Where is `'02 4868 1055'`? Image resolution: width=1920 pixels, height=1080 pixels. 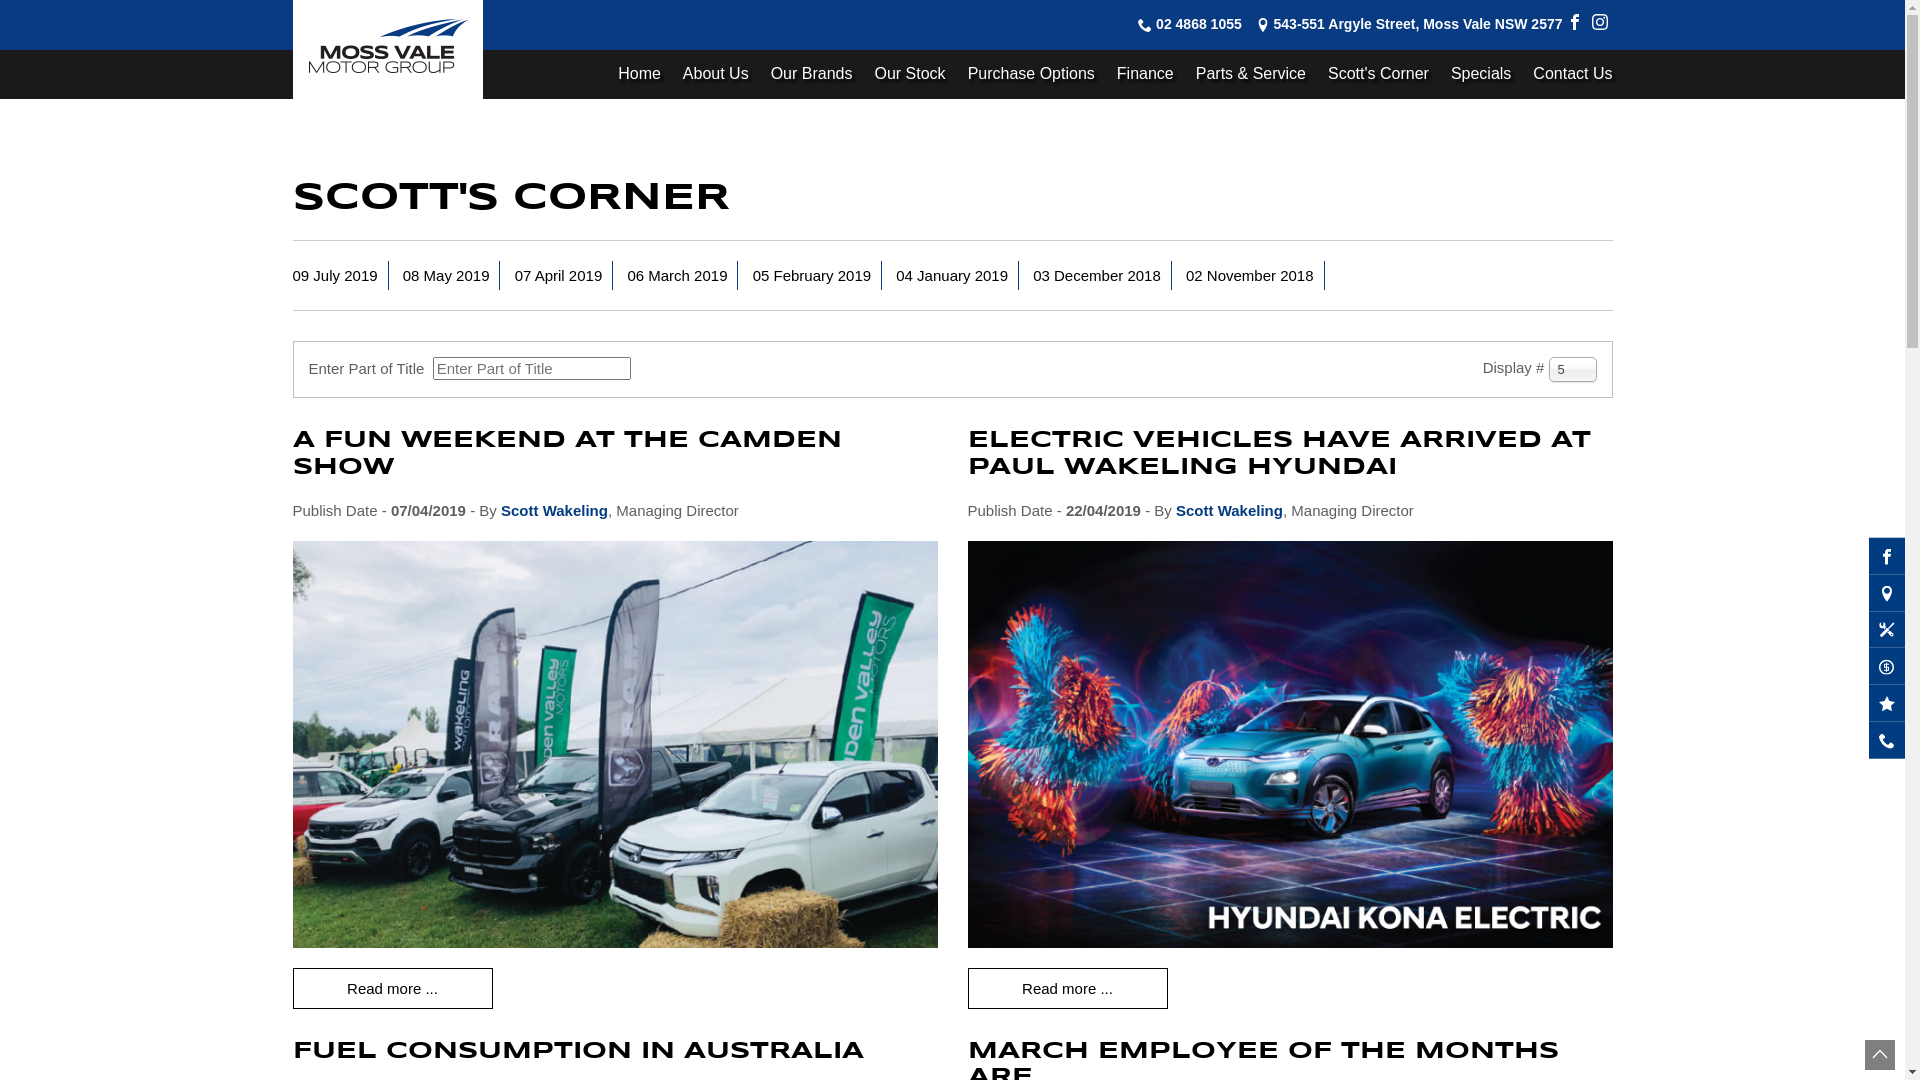
'02 4868 1055' is located at coordinates (1199, 24).